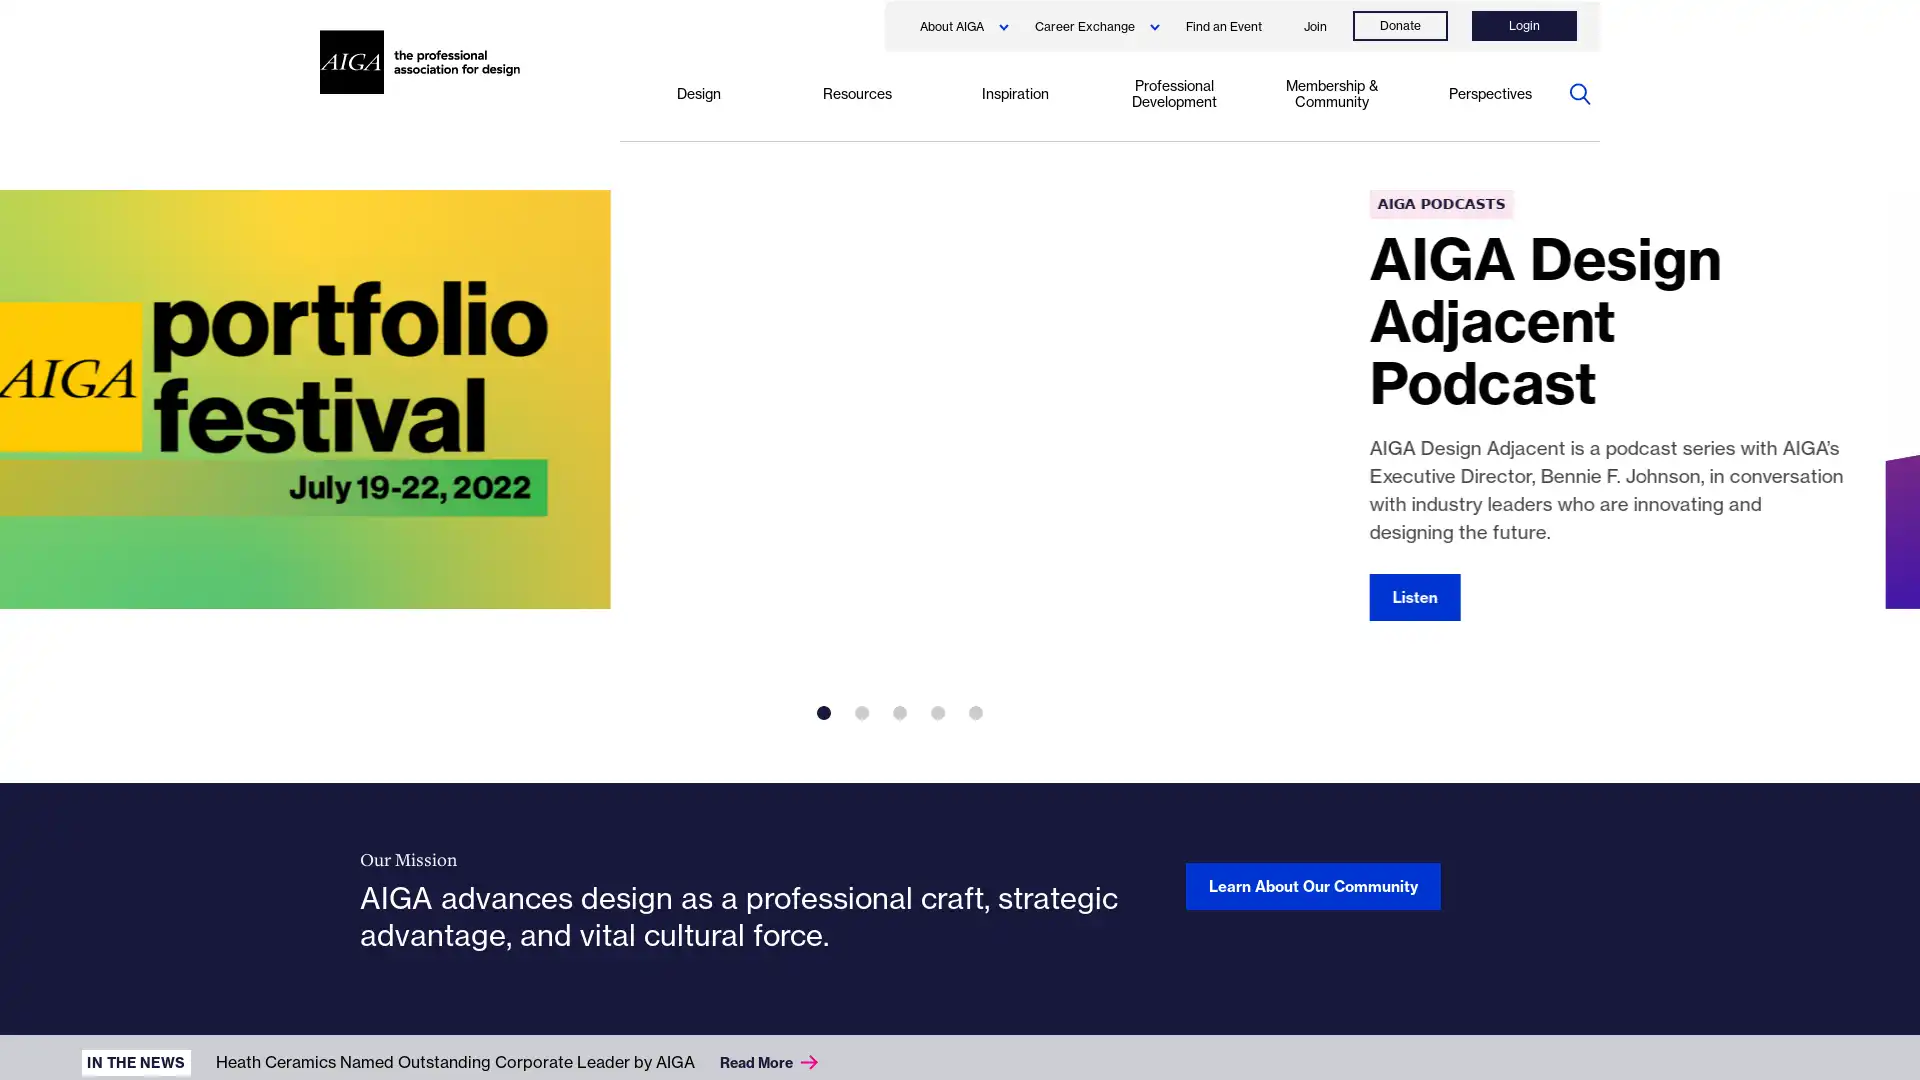 The height and width of the screenshot is (1080, 1920). Describe the element at coordinates (862, 712) in the screenshot. I see `2 of 5` at that location.